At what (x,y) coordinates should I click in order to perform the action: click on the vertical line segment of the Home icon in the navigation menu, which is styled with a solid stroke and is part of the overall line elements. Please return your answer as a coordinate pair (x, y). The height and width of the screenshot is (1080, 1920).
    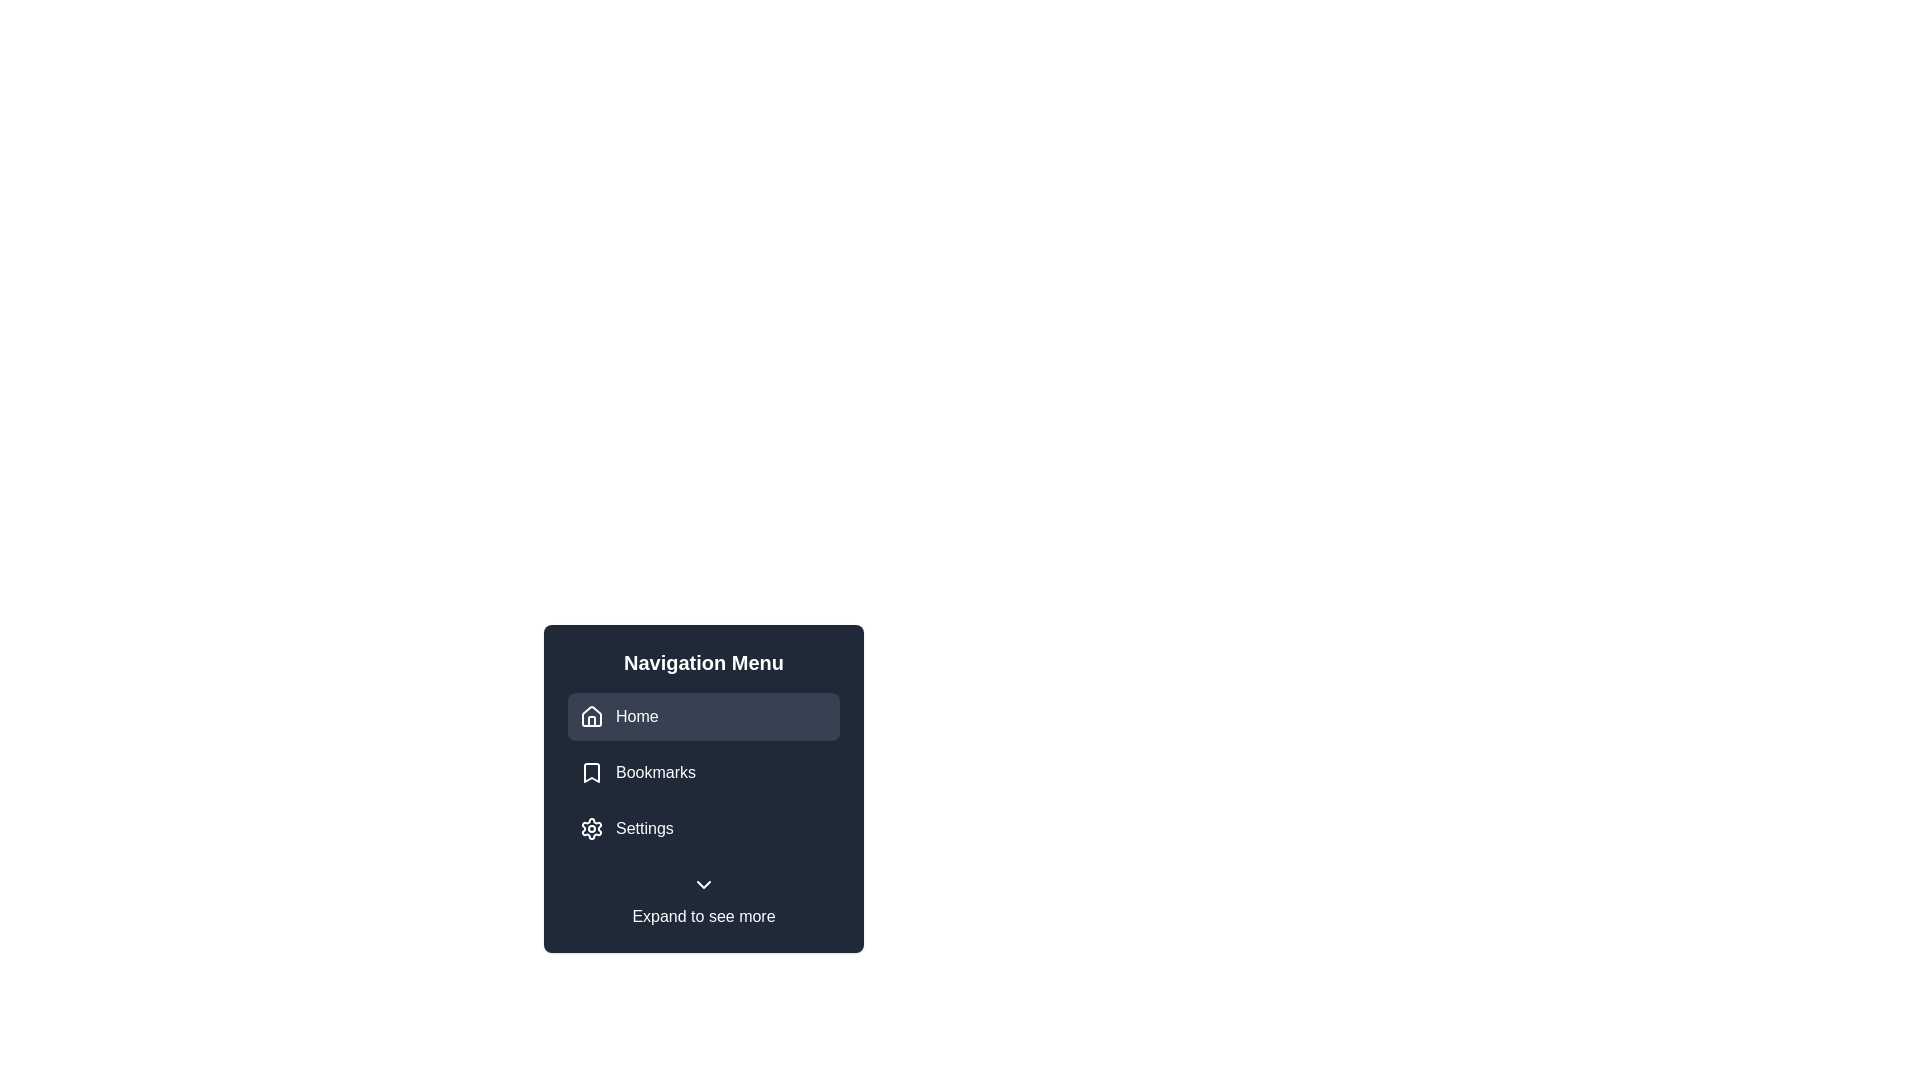
    Looking at the image, I should click on (590, 721).